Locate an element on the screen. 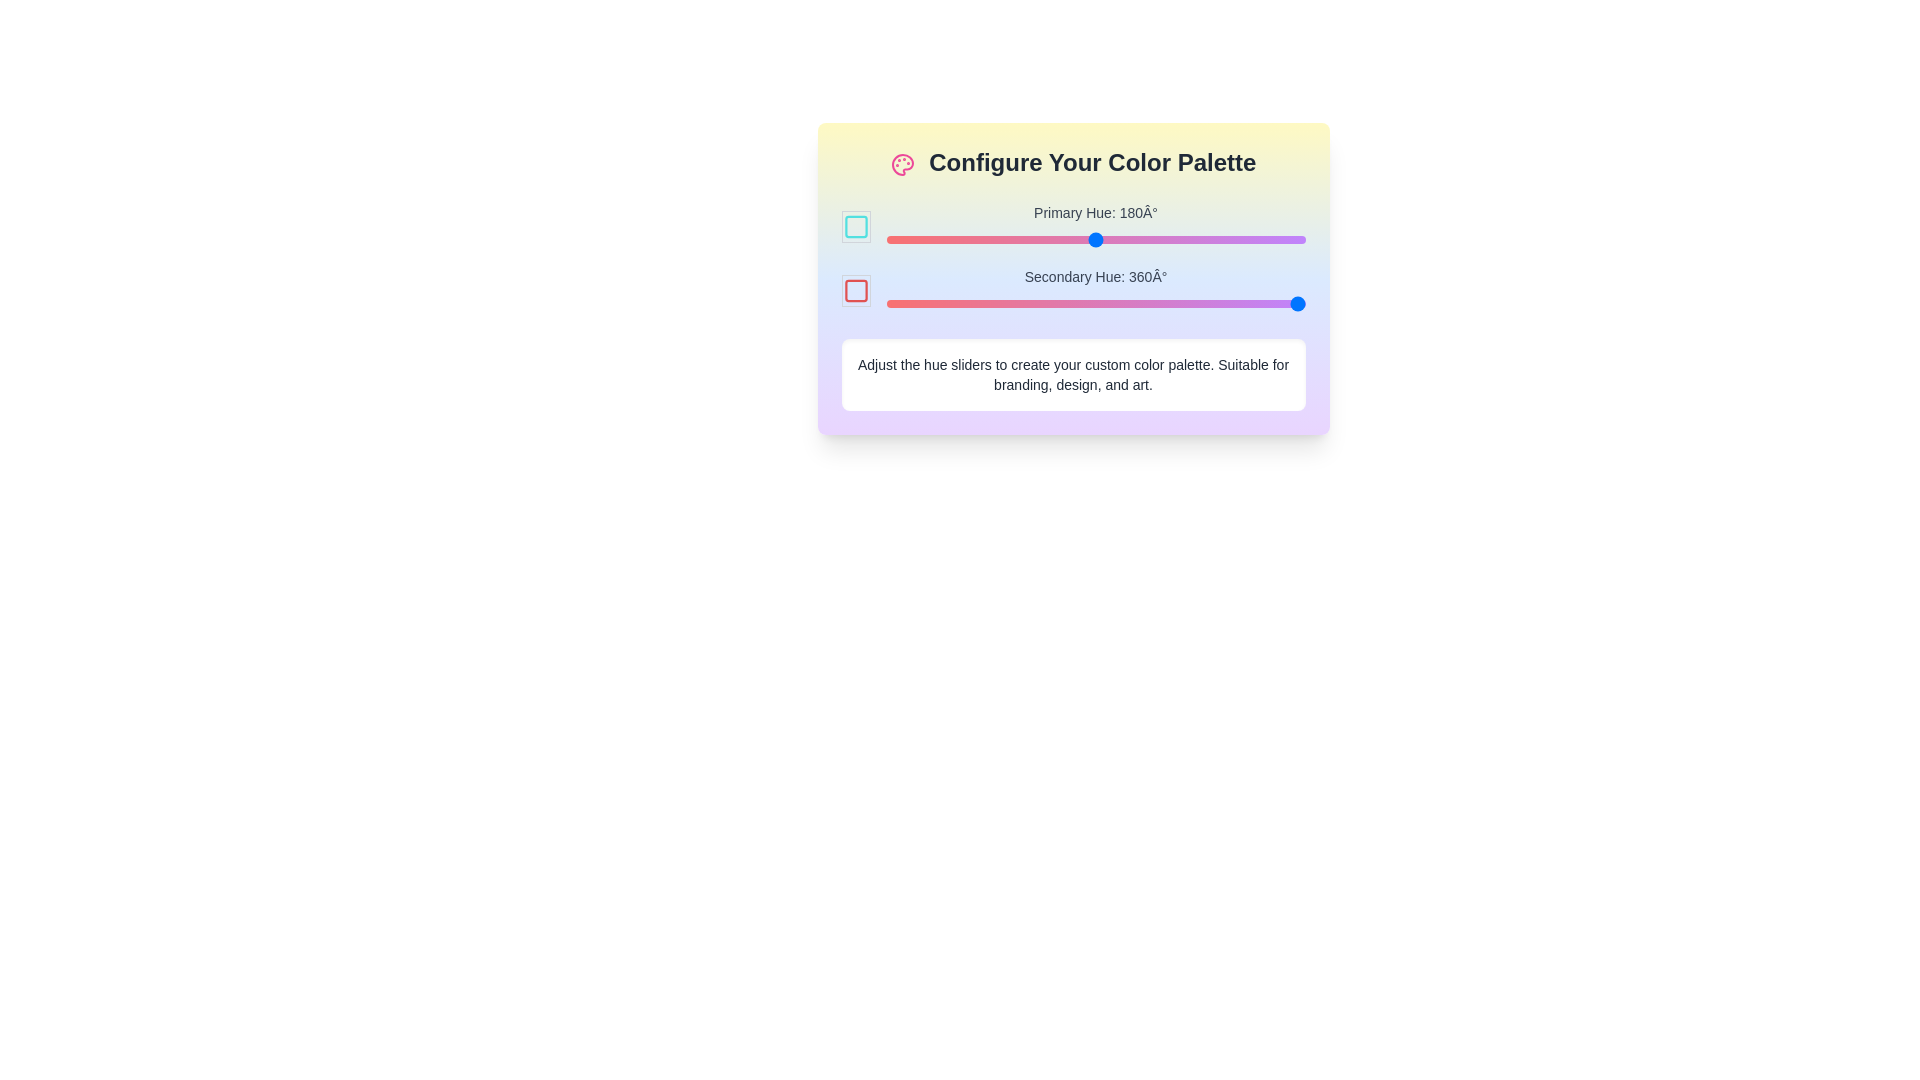 Image resolution: width=1920 pixels, height=1080 pixels. the color square to highlight it and view its current hue is located at coordinates (855, 226).